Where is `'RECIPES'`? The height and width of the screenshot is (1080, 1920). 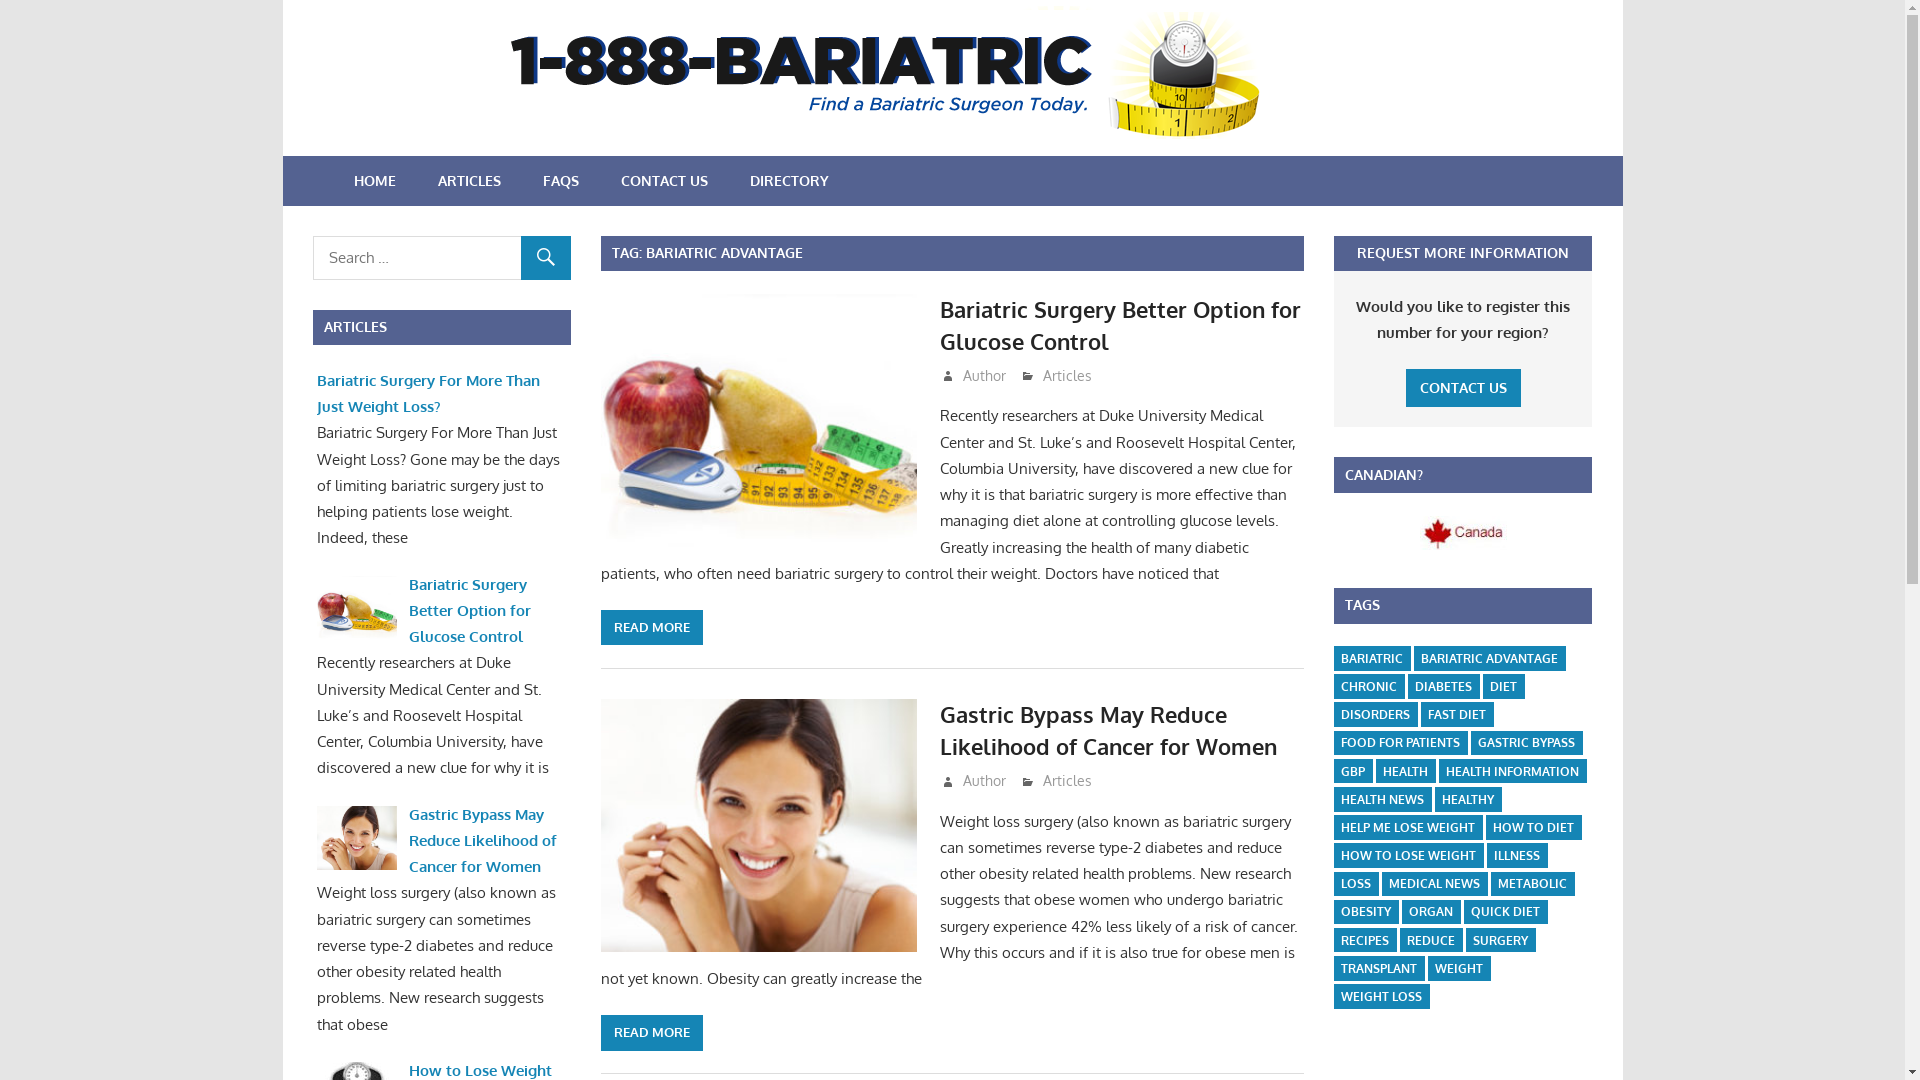 'RECIPES' is located at coordinates (1363, 940).